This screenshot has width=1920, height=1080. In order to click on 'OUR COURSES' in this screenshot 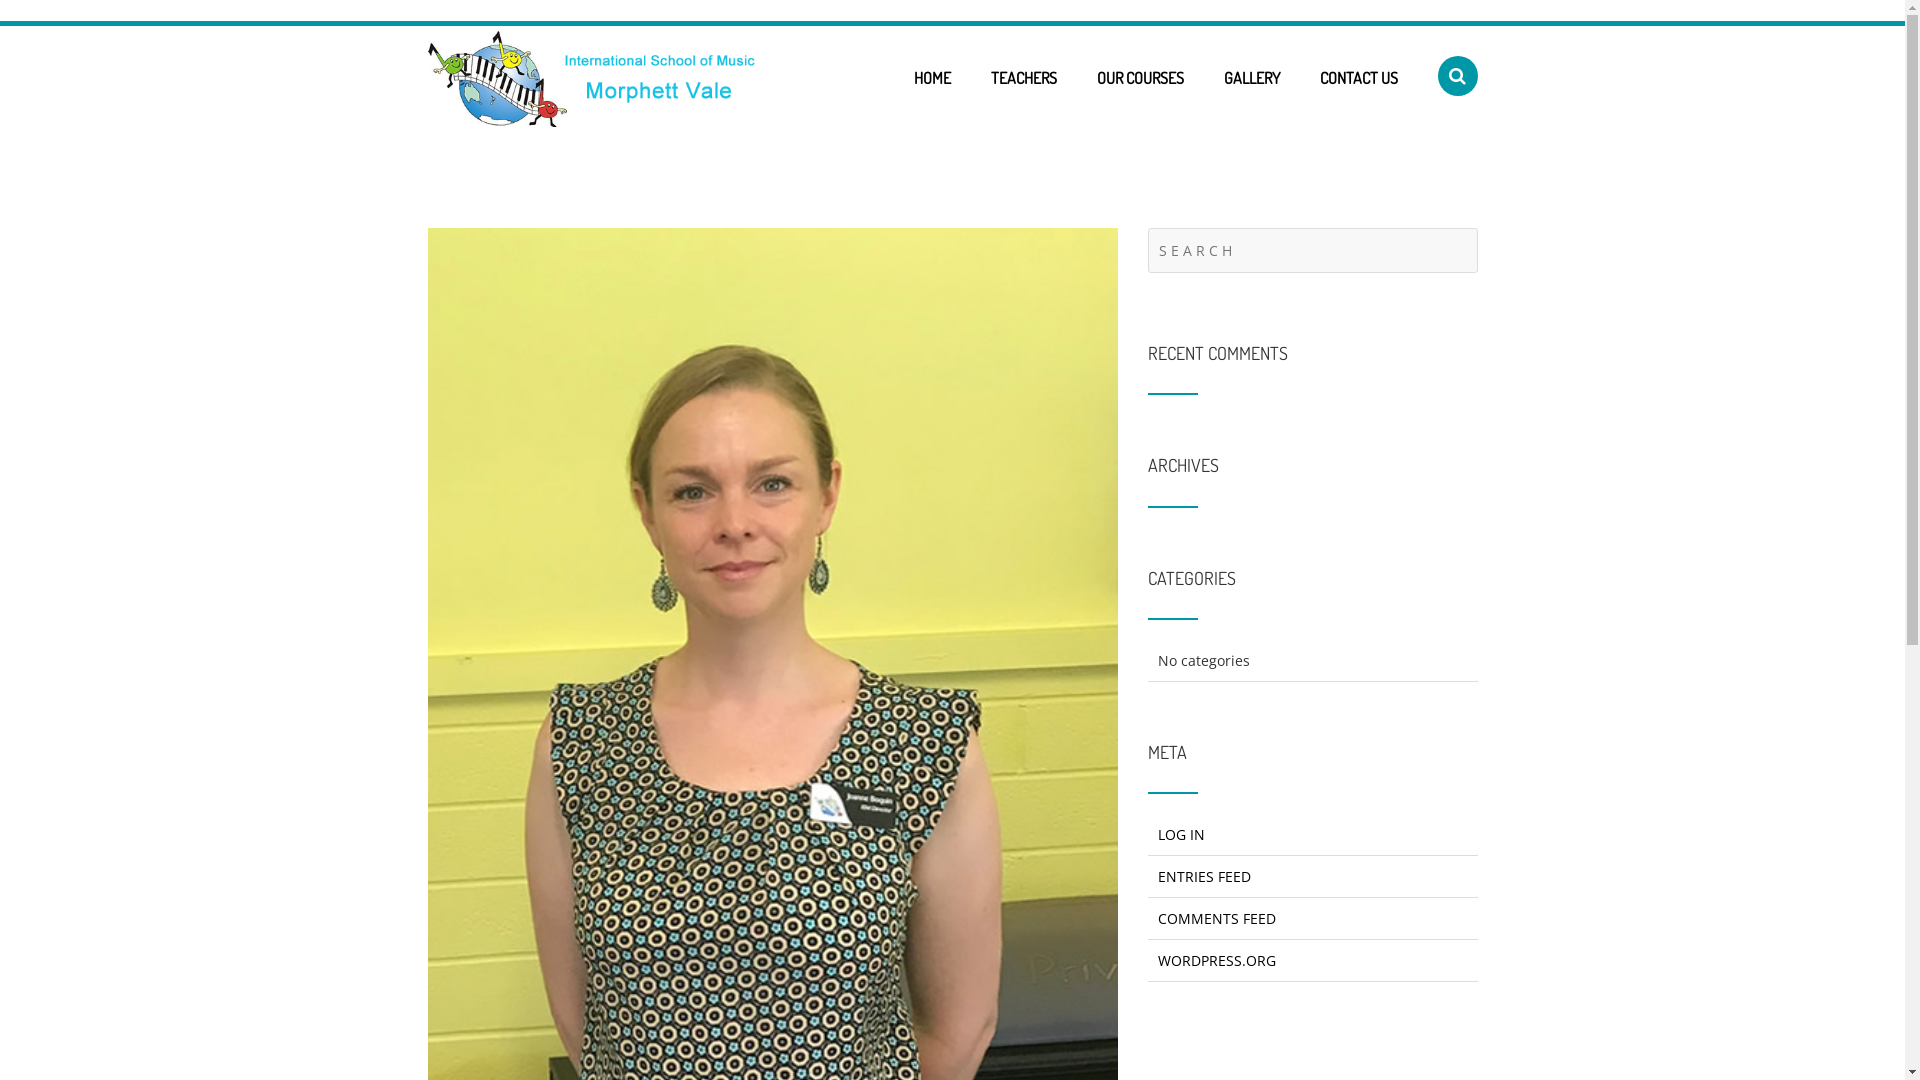, I will do `click(1139, 76)`.